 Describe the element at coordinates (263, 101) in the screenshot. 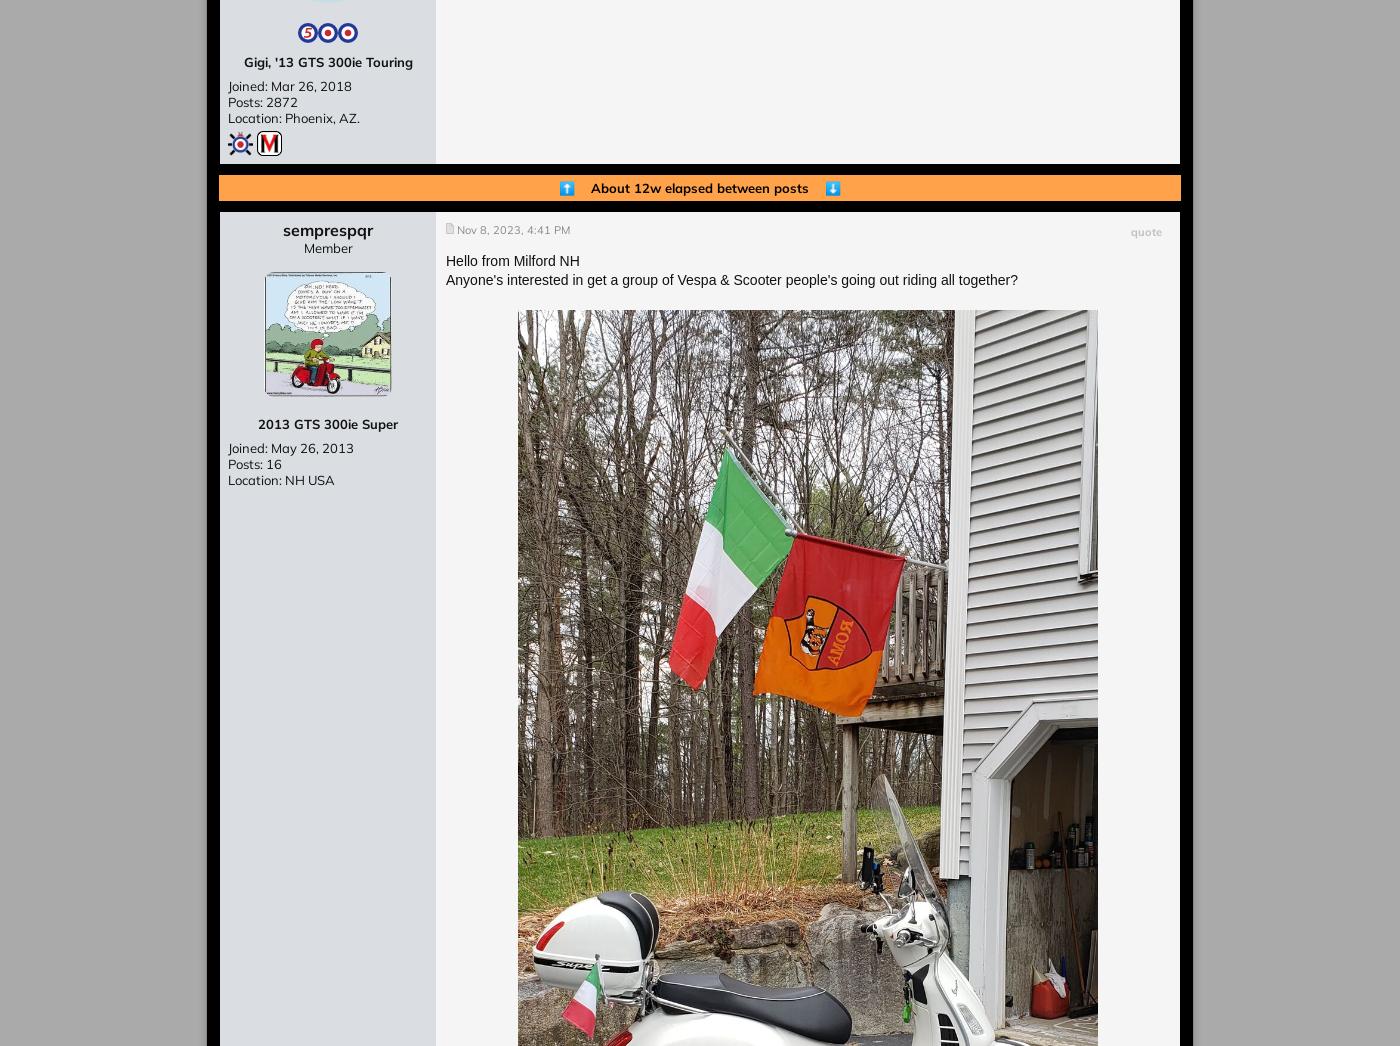

I see `'Posts: 2872'` at that location.